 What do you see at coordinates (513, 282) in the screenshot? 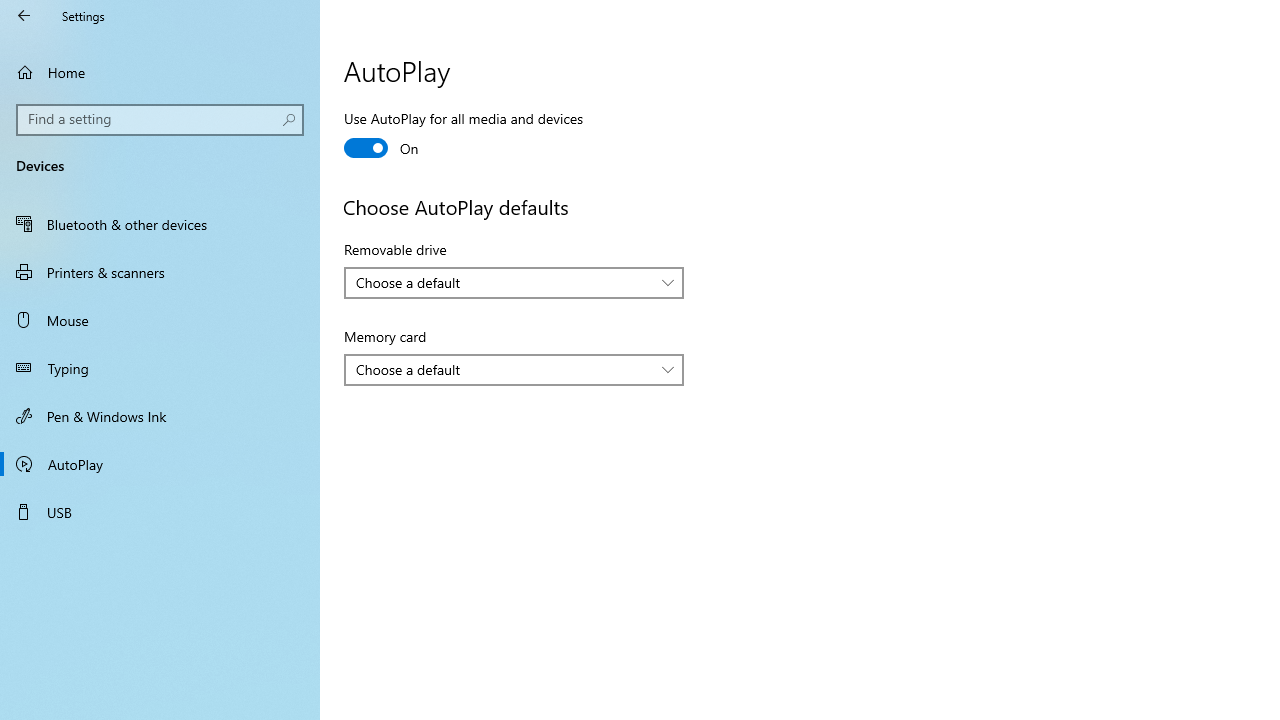
I see `'Removable drive'` at bounding box center [513, 282].